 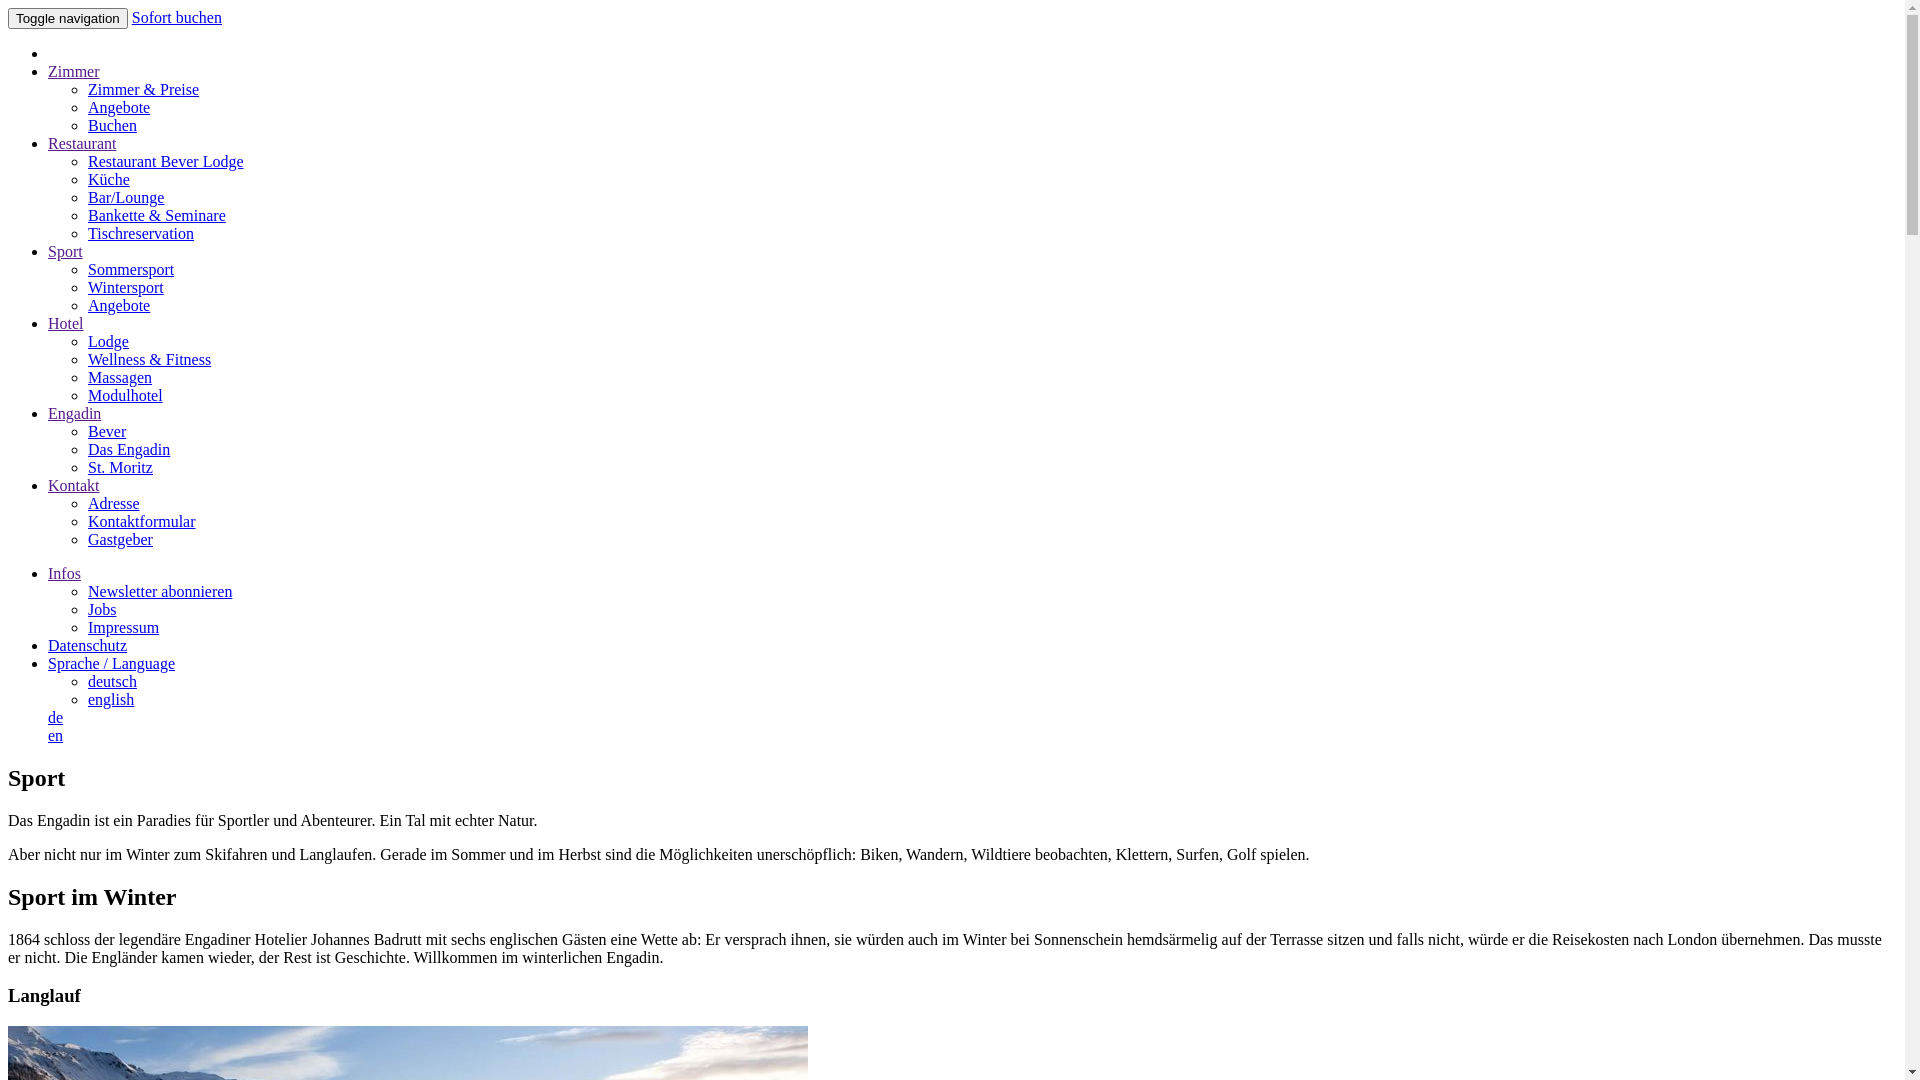 I want to click on 'Engadin', so click(x=74, y=412).